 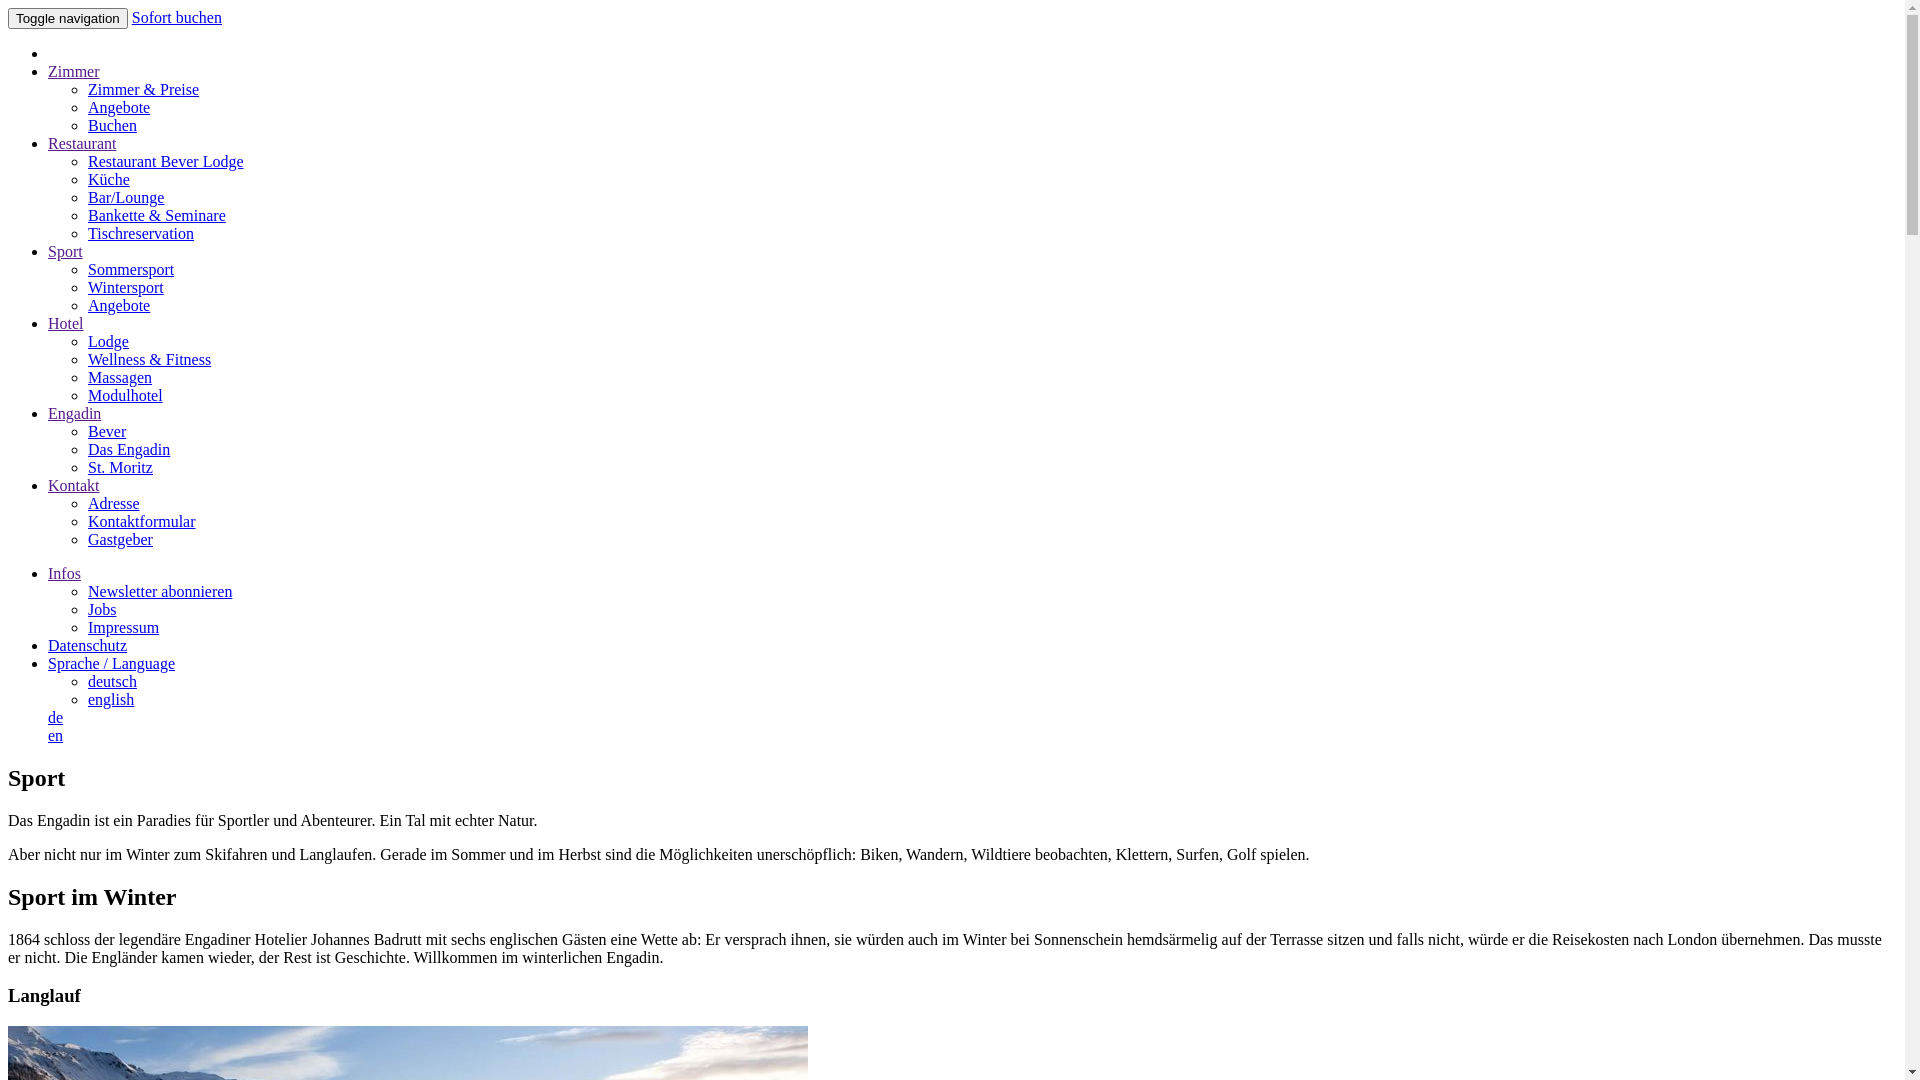 I want to click on 'Engadin', so click(x=74, y=412).